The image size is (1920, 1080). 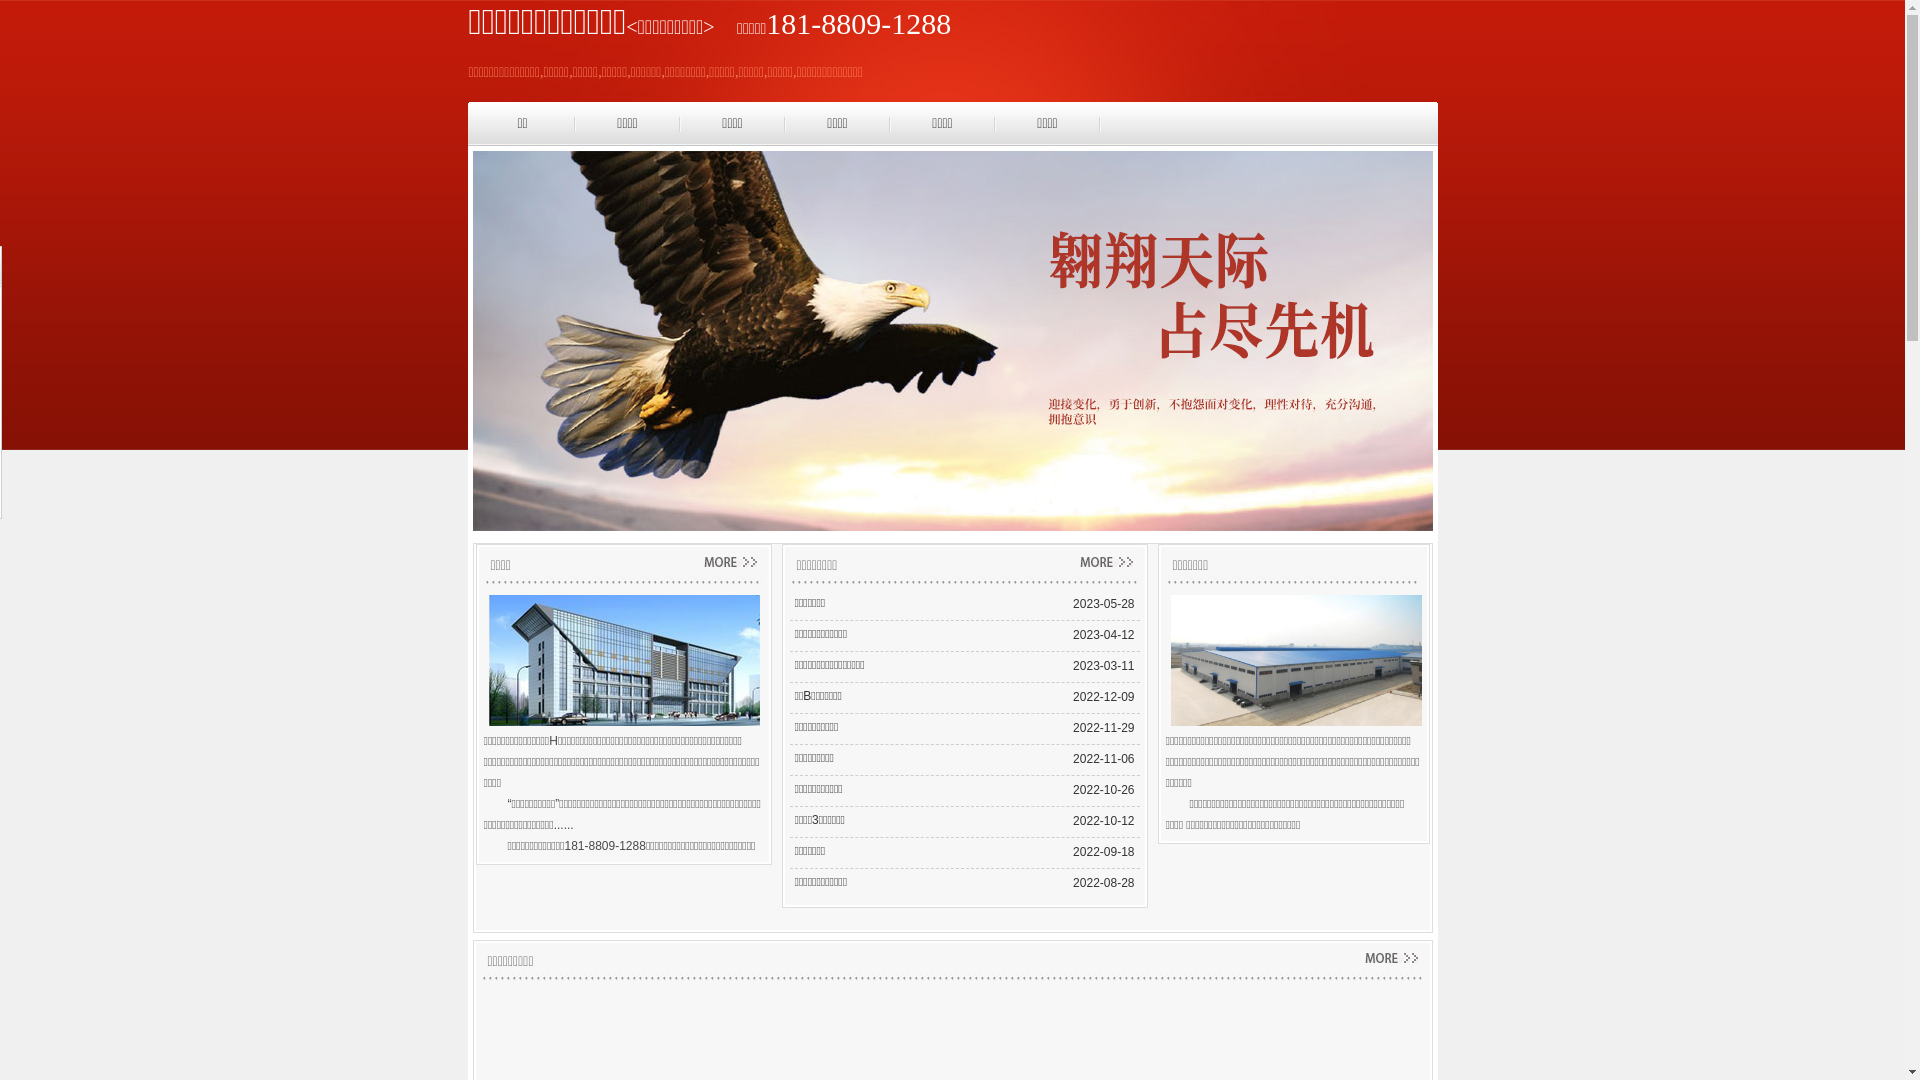 What do you see at coordinates (1102, 666) in the screenshot?
I see `'2023-03-11'` at bounding box center [1102, 666].